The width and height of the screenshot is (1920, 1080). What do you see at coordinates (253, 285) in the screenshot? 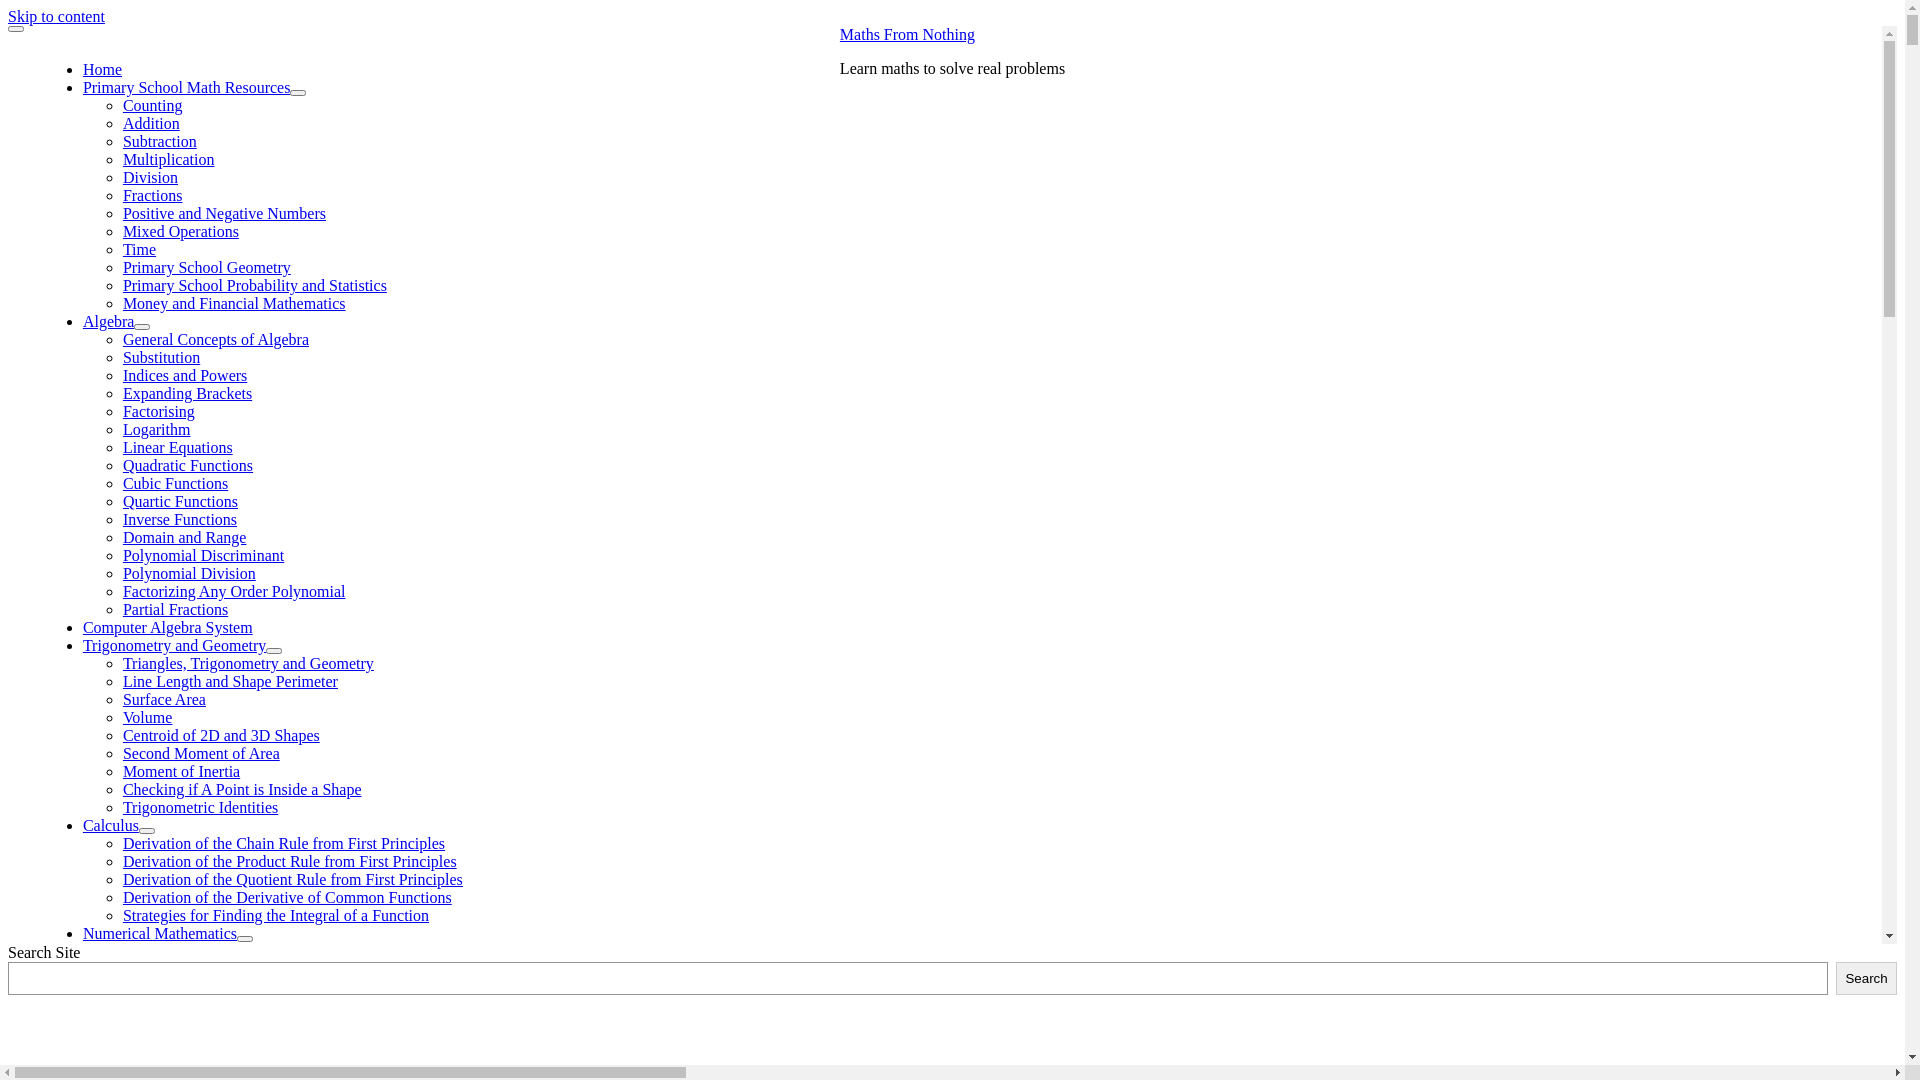
I see `'Primary School Probability and Statistics'` at bounding box center [253, 285].